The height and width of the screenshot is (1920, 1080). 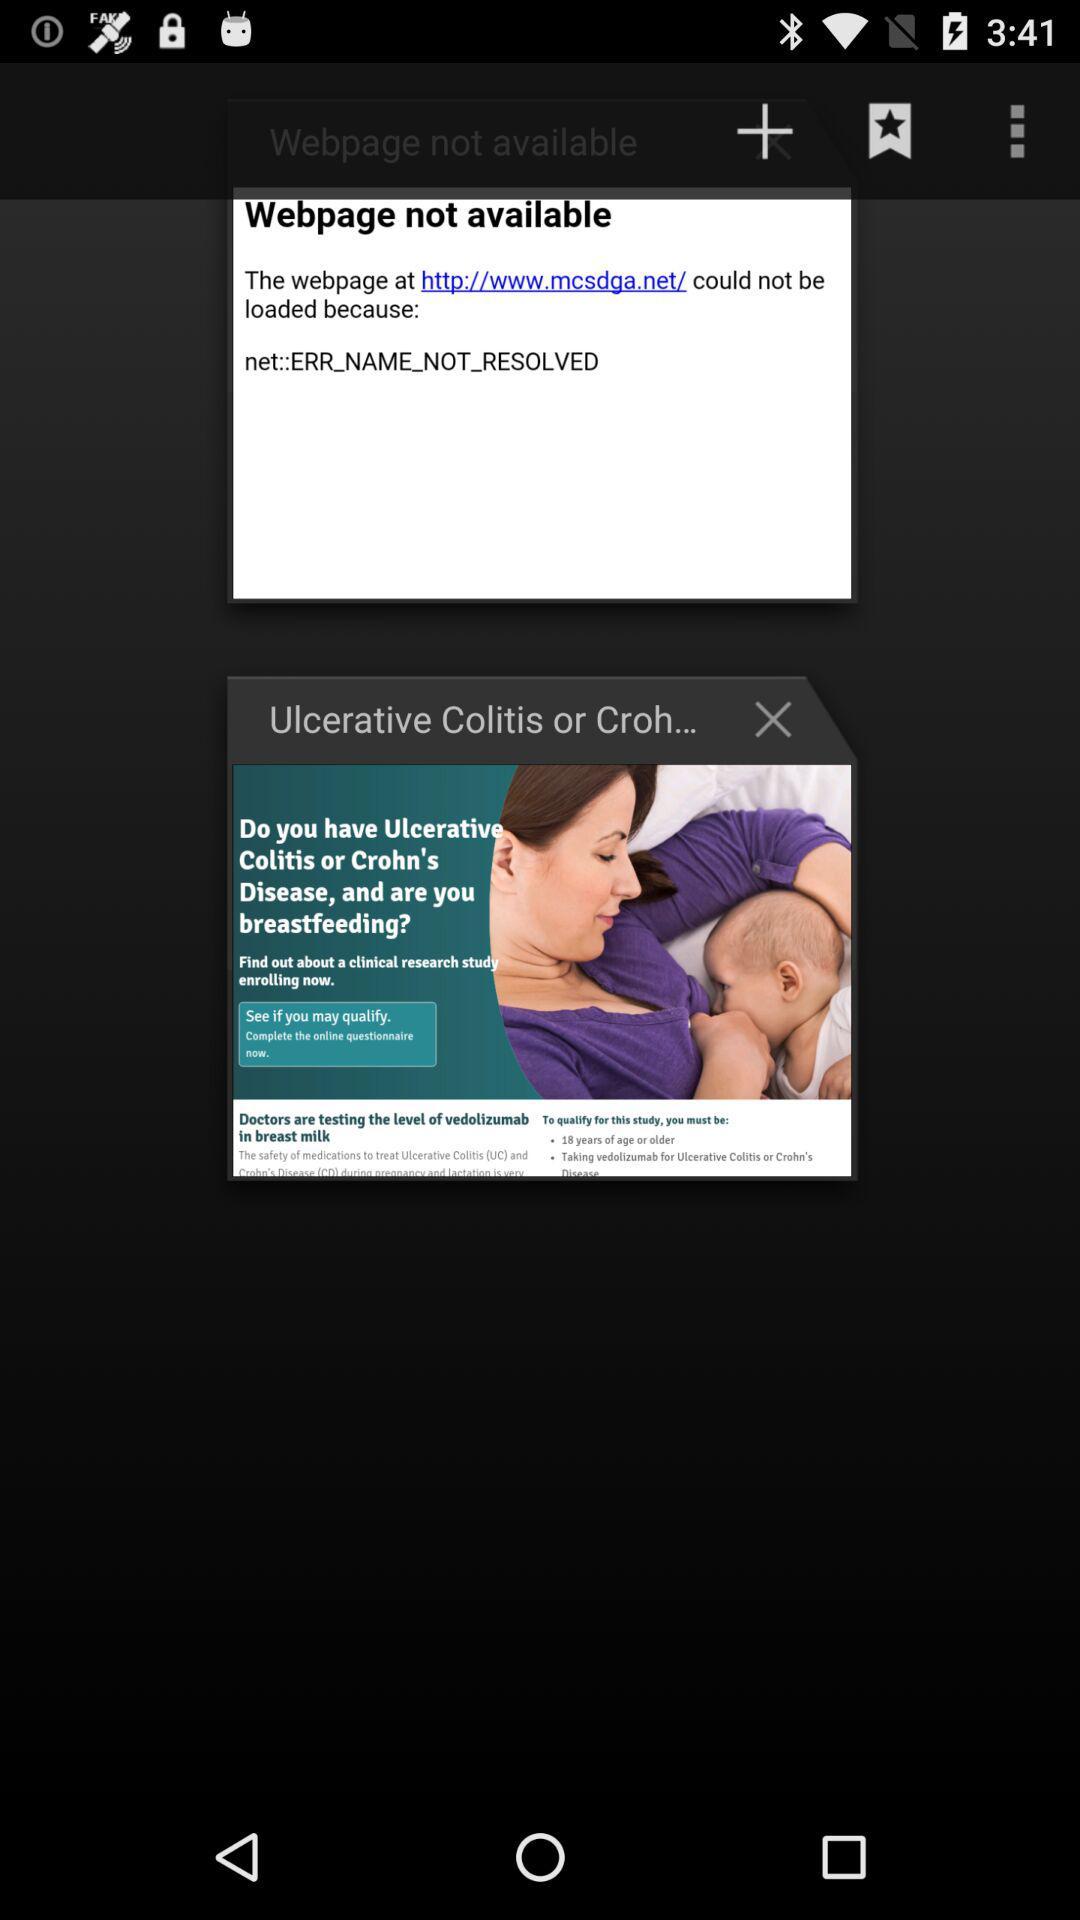 I want to click on the plus icon, so click(x=782, y=139).